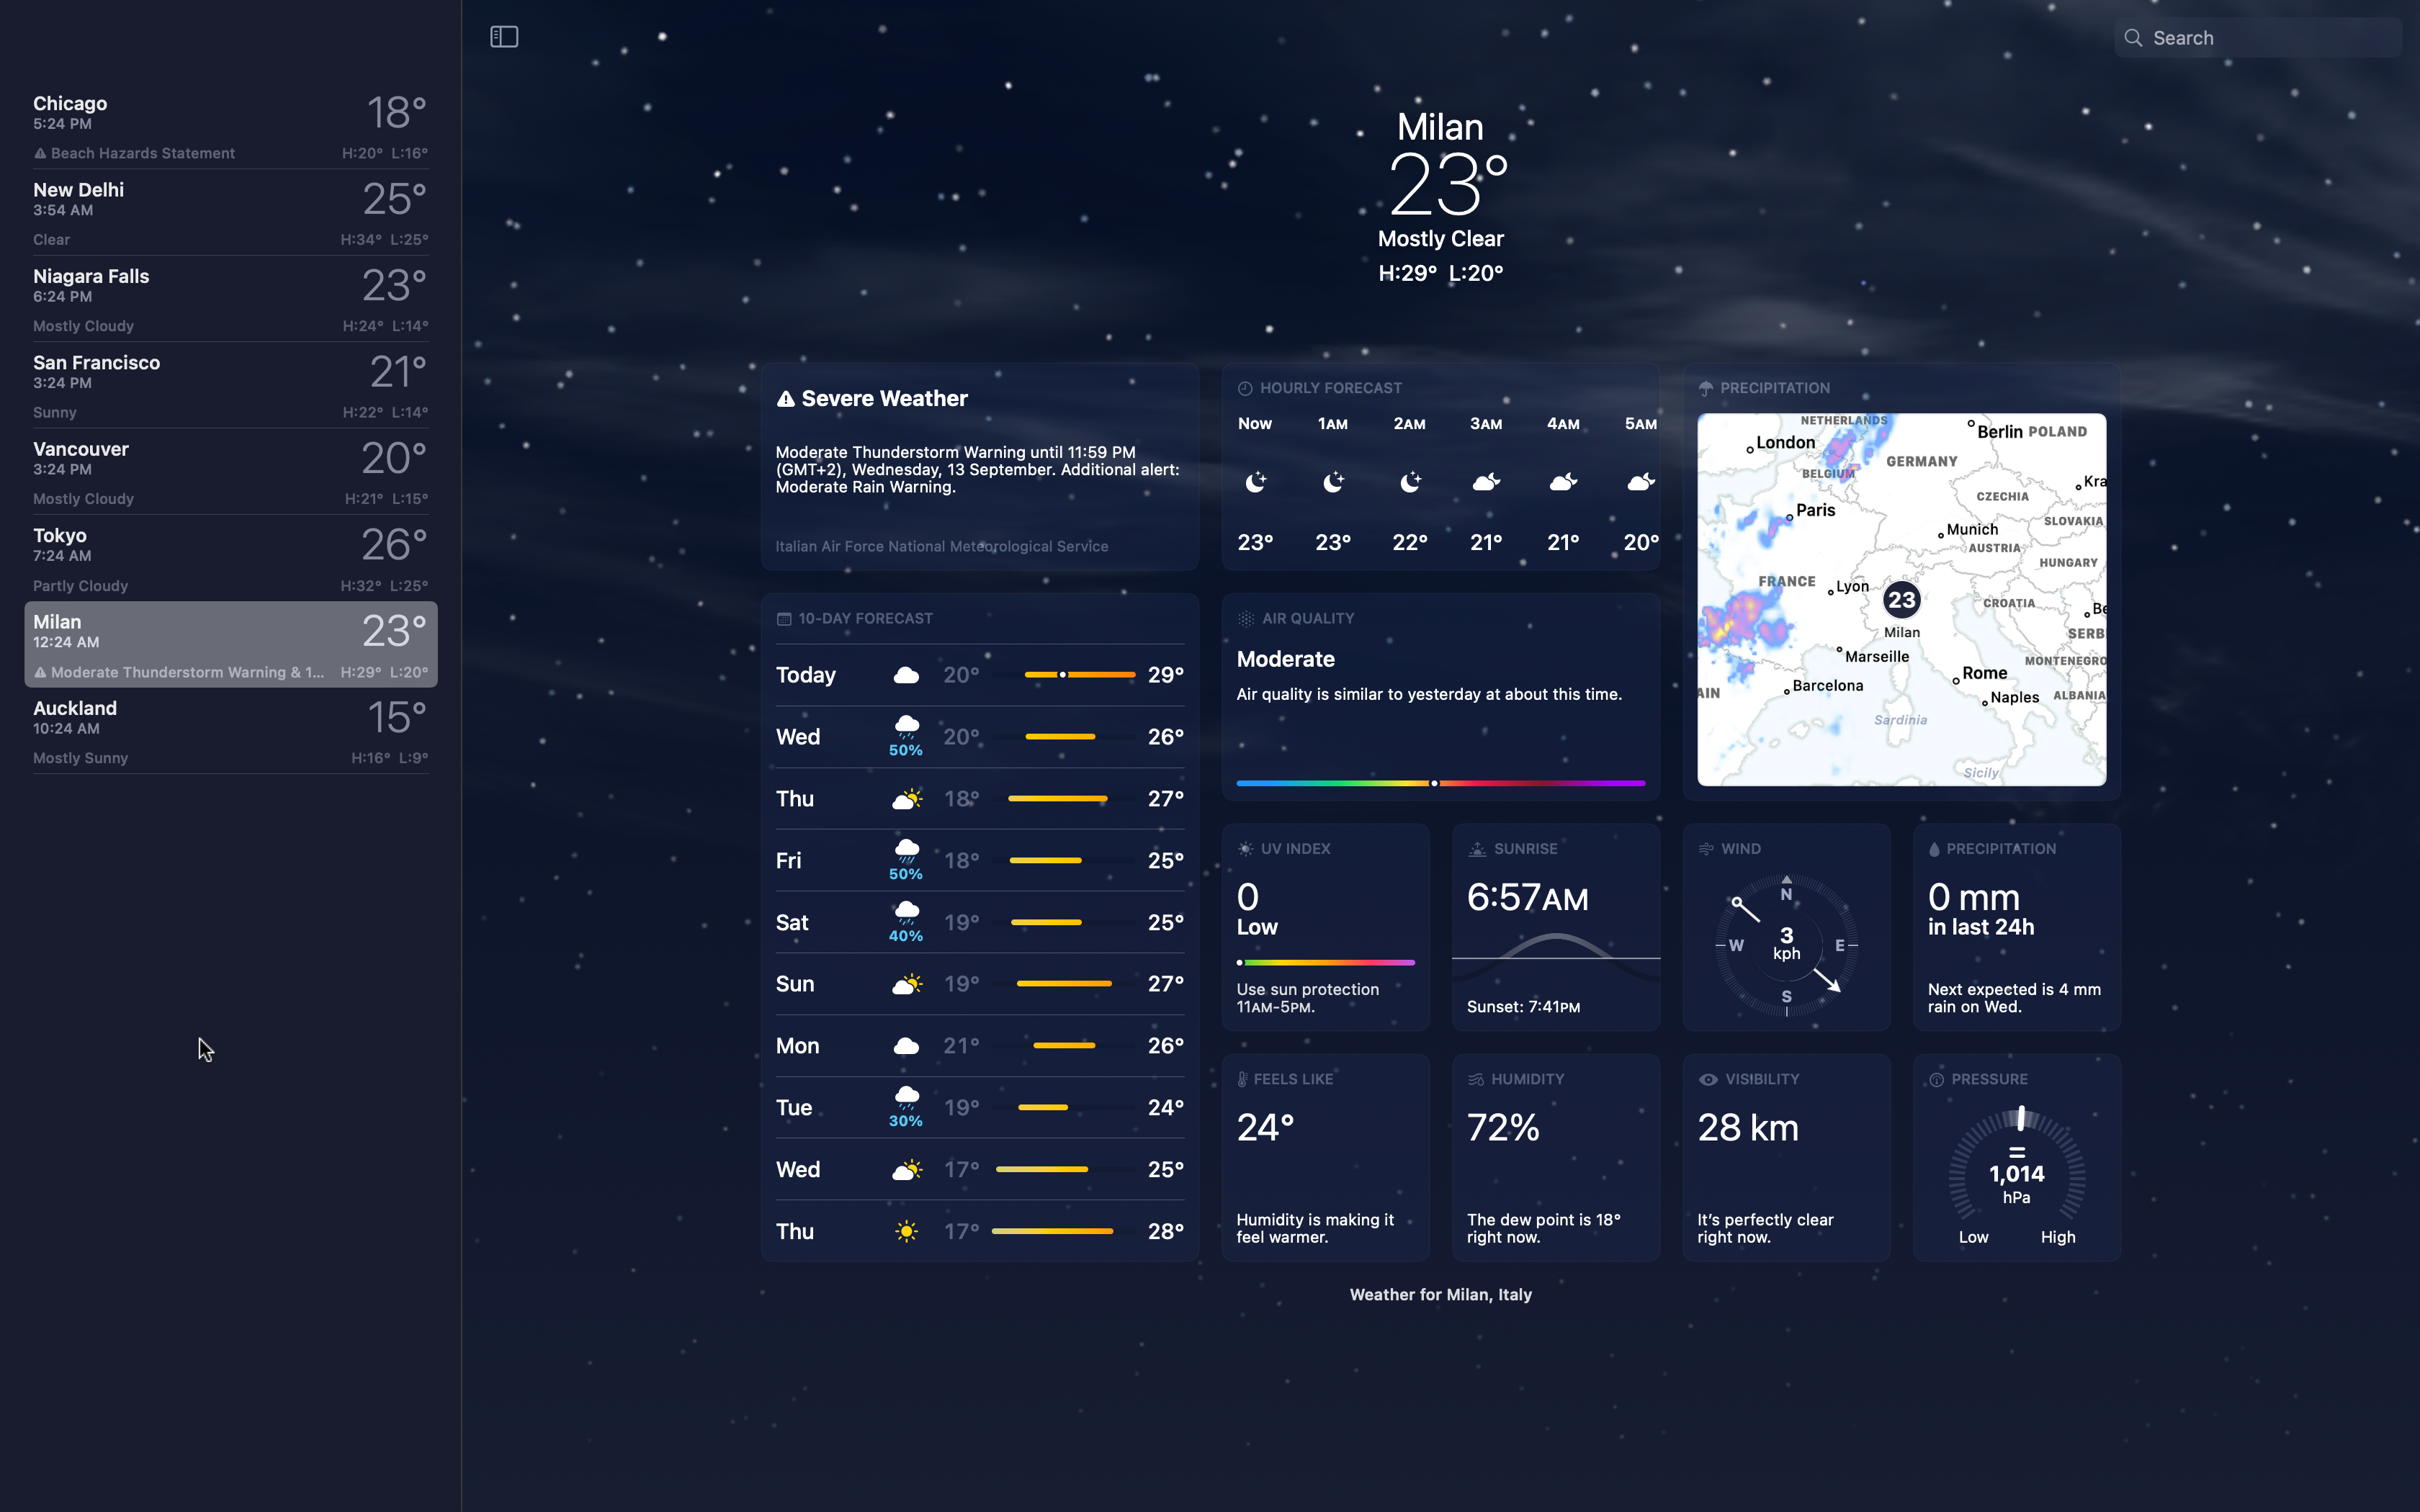 The height and width of the screenshot is (1512, 2420). Describe the element at coordinates (2010, 929) in the screenshot. I see `Check precipitation` at that location.